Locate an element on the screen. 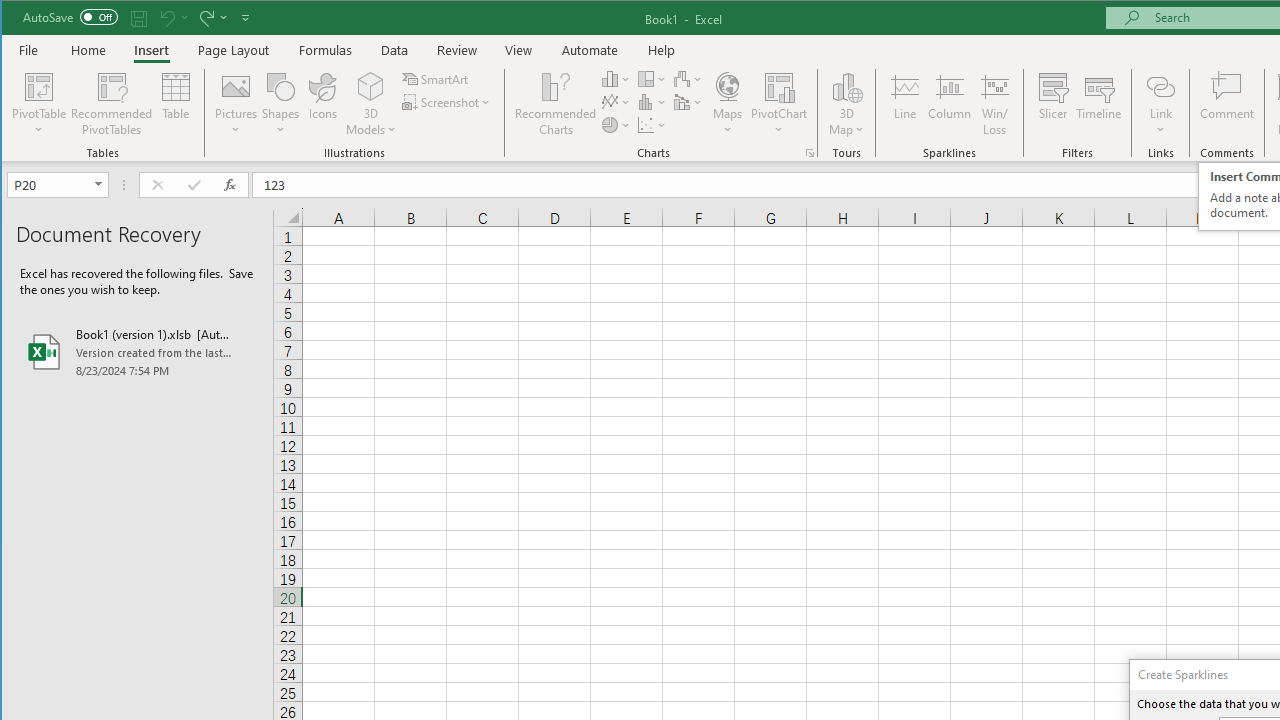 The height and width of the screenshot is (720, 1280). 'Icons' is located at coordinates (323, 104).